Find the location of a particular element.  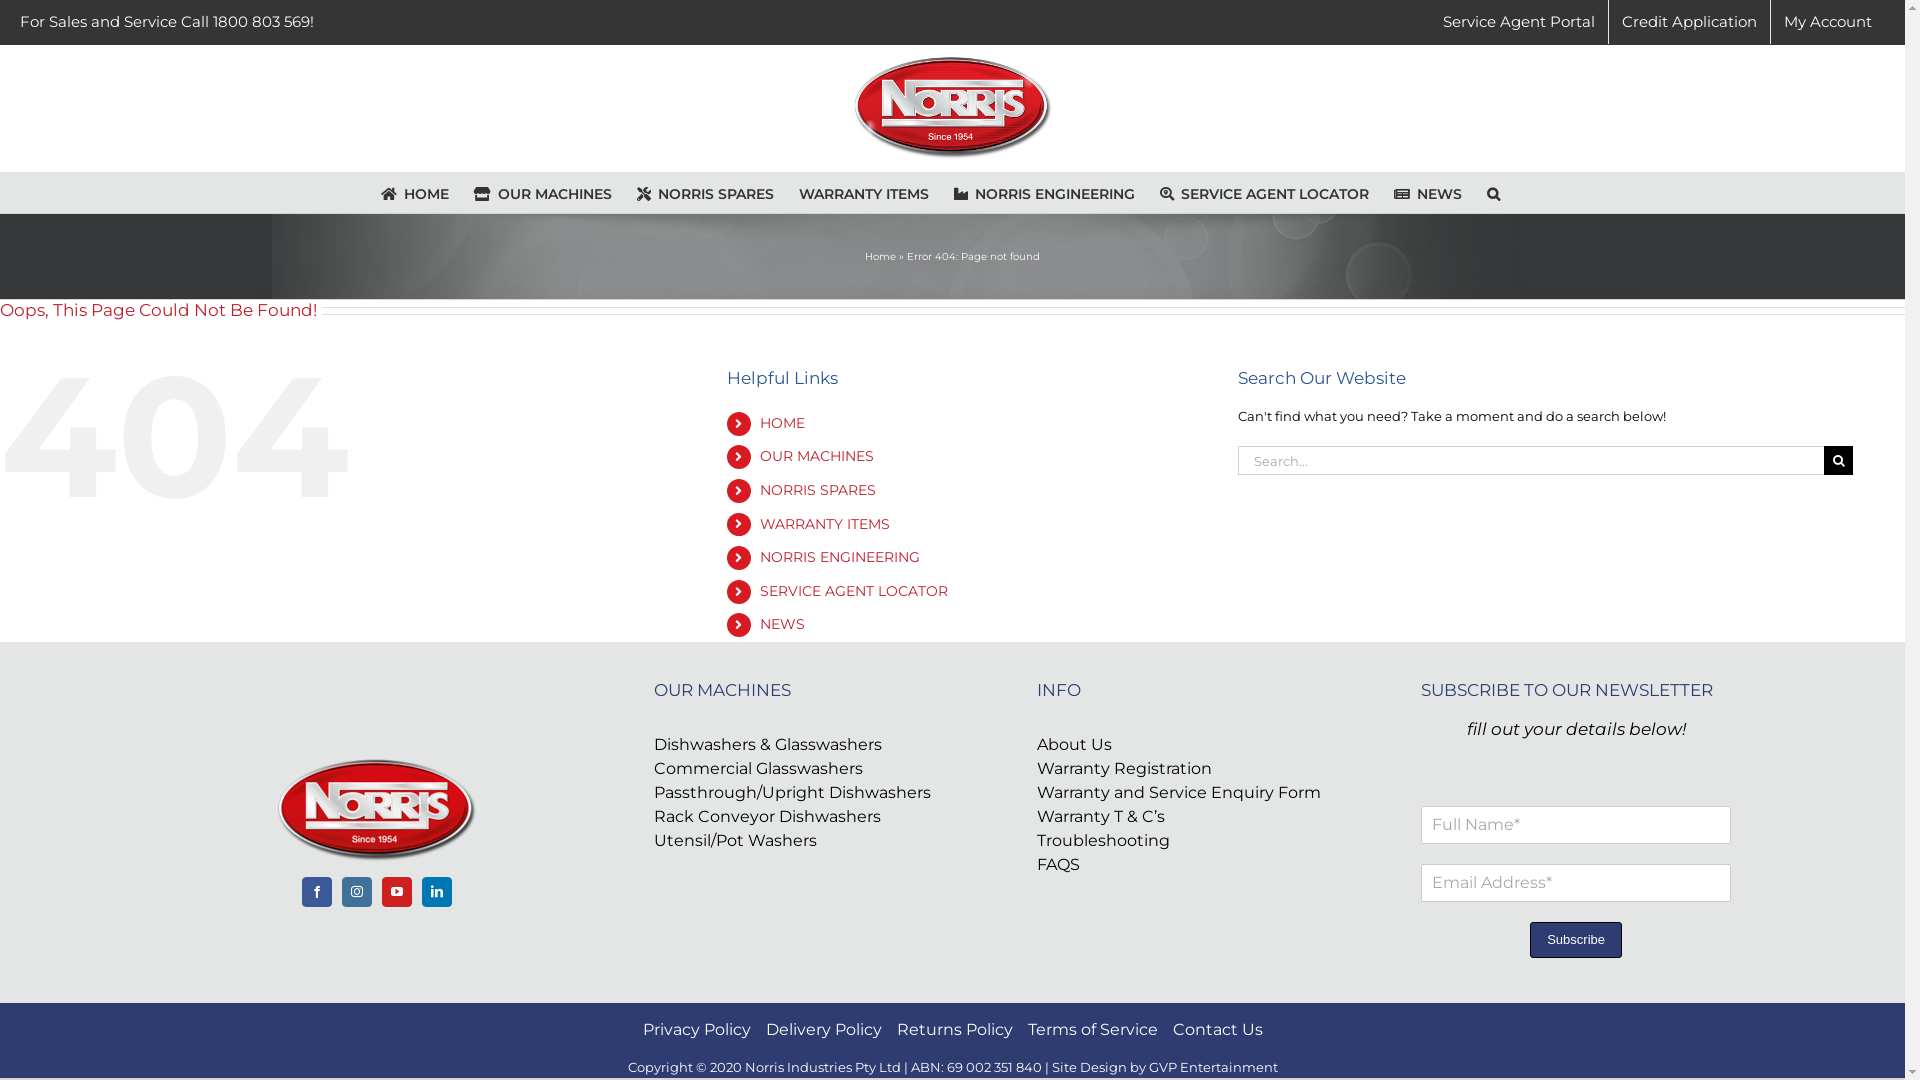

'Credit Application' is located at coordinates (1688, 22).